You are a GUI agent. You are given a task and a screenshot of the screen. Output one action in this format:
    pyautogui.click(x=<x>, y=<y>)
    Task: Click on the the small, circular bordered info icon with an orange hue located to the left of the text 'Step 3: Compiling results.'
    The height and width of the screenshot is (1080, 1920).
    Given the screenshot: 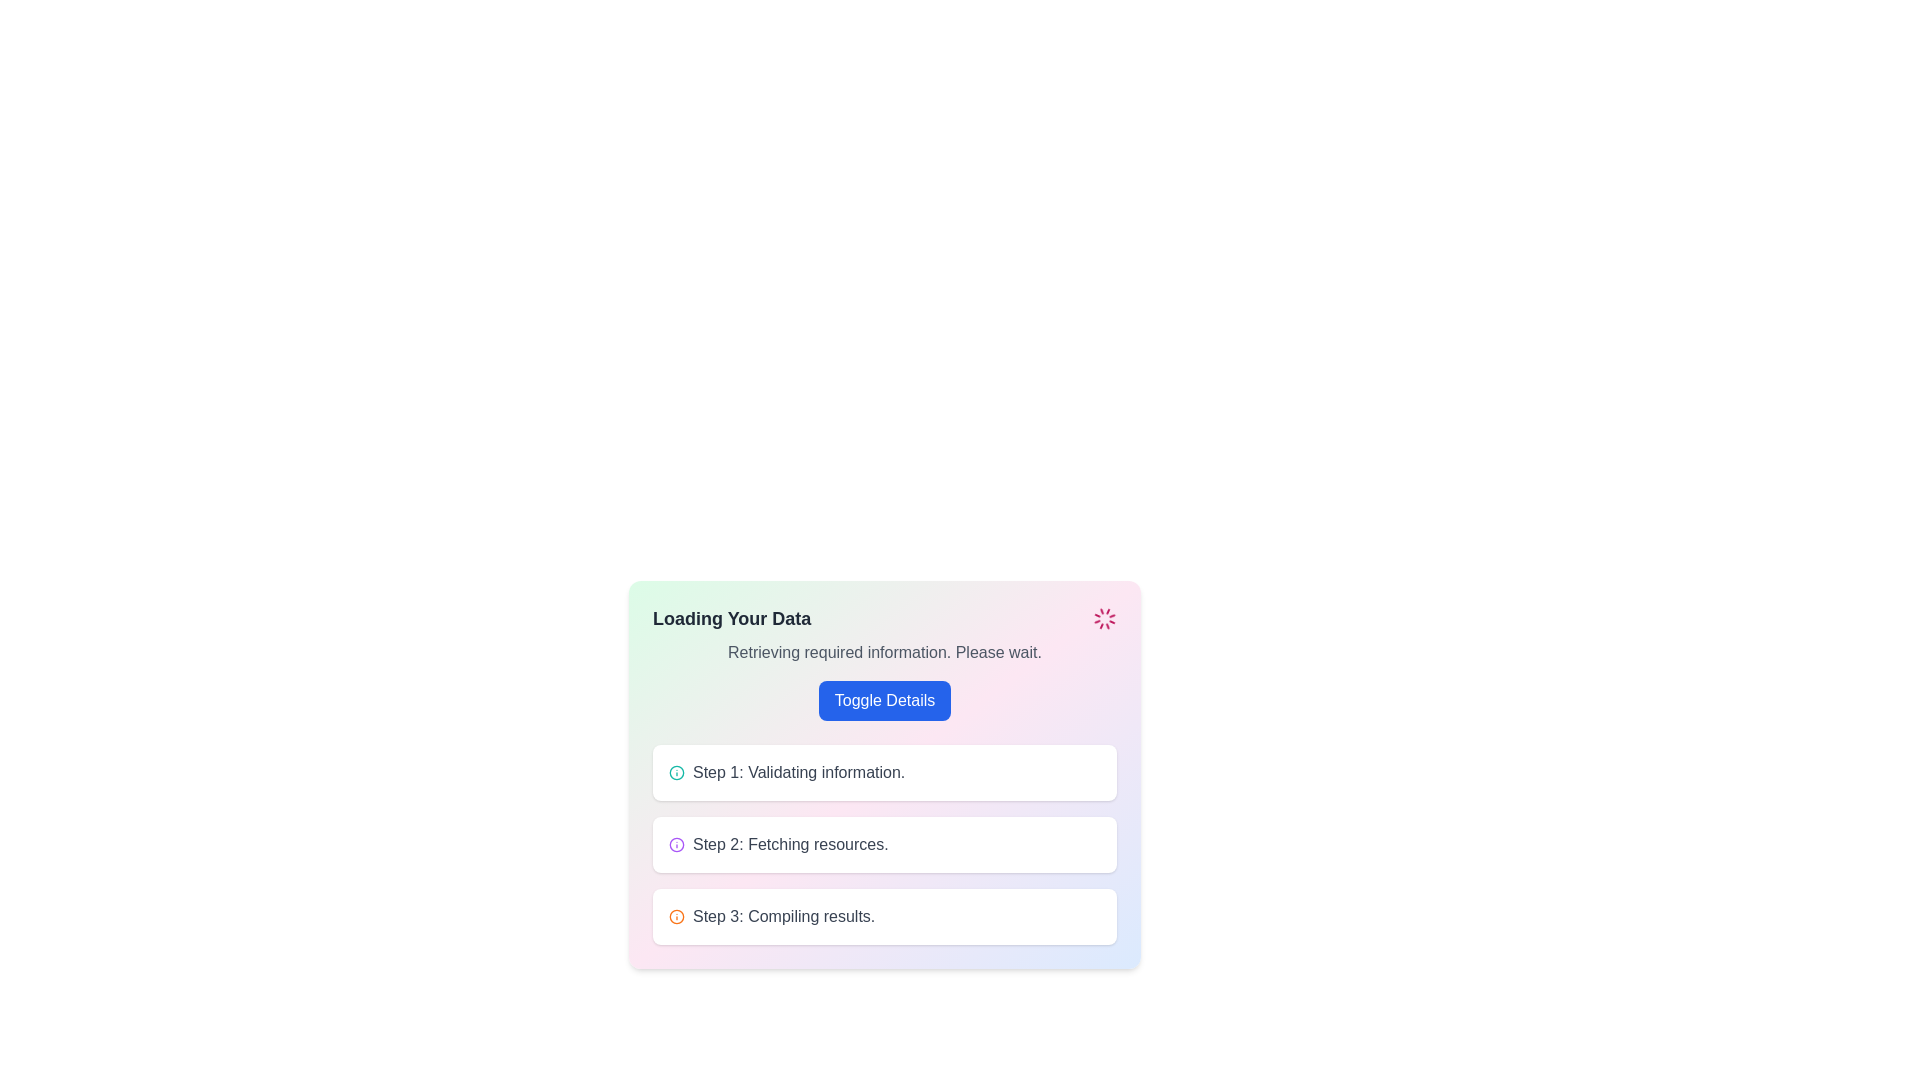 What is the action you would take?
    pyautogui.click(x=676, y=917)
    